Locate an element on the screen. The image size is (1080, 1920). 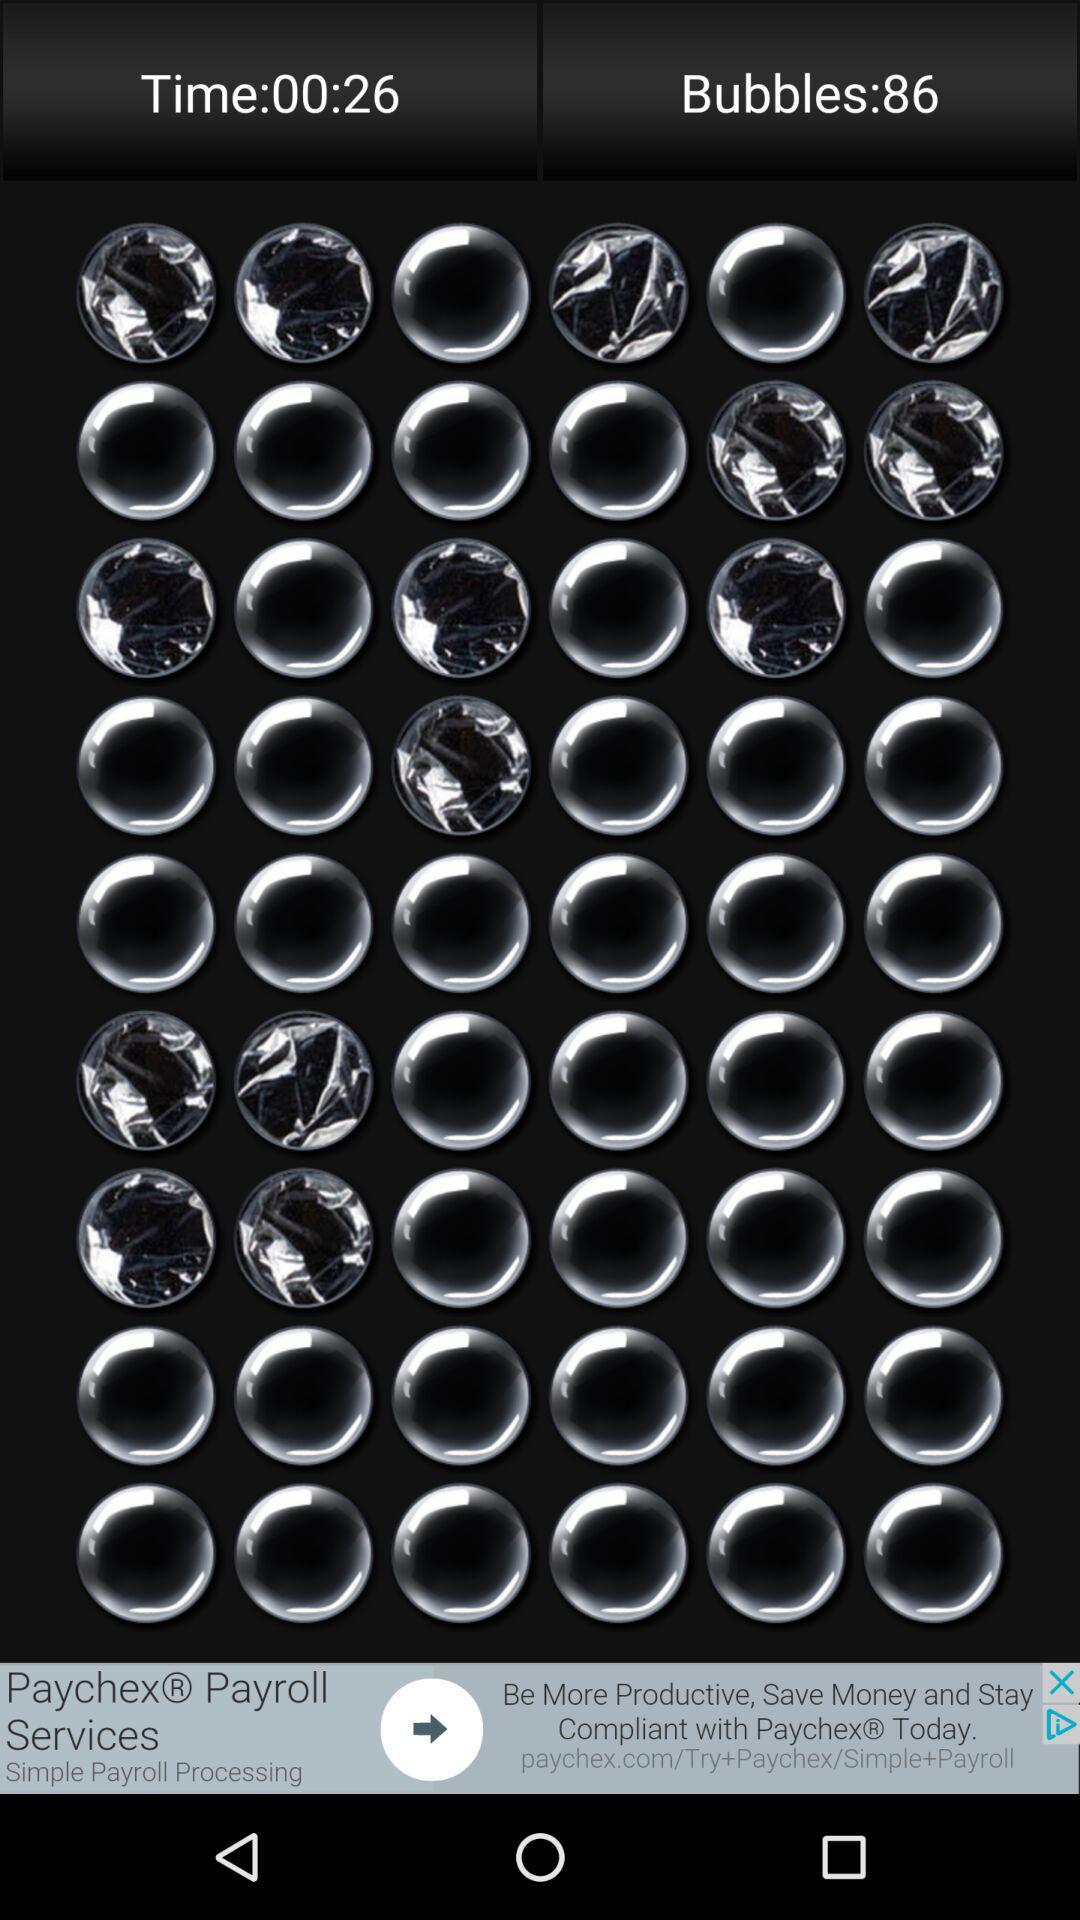
click bubble is located at coordinates (303, 1552).